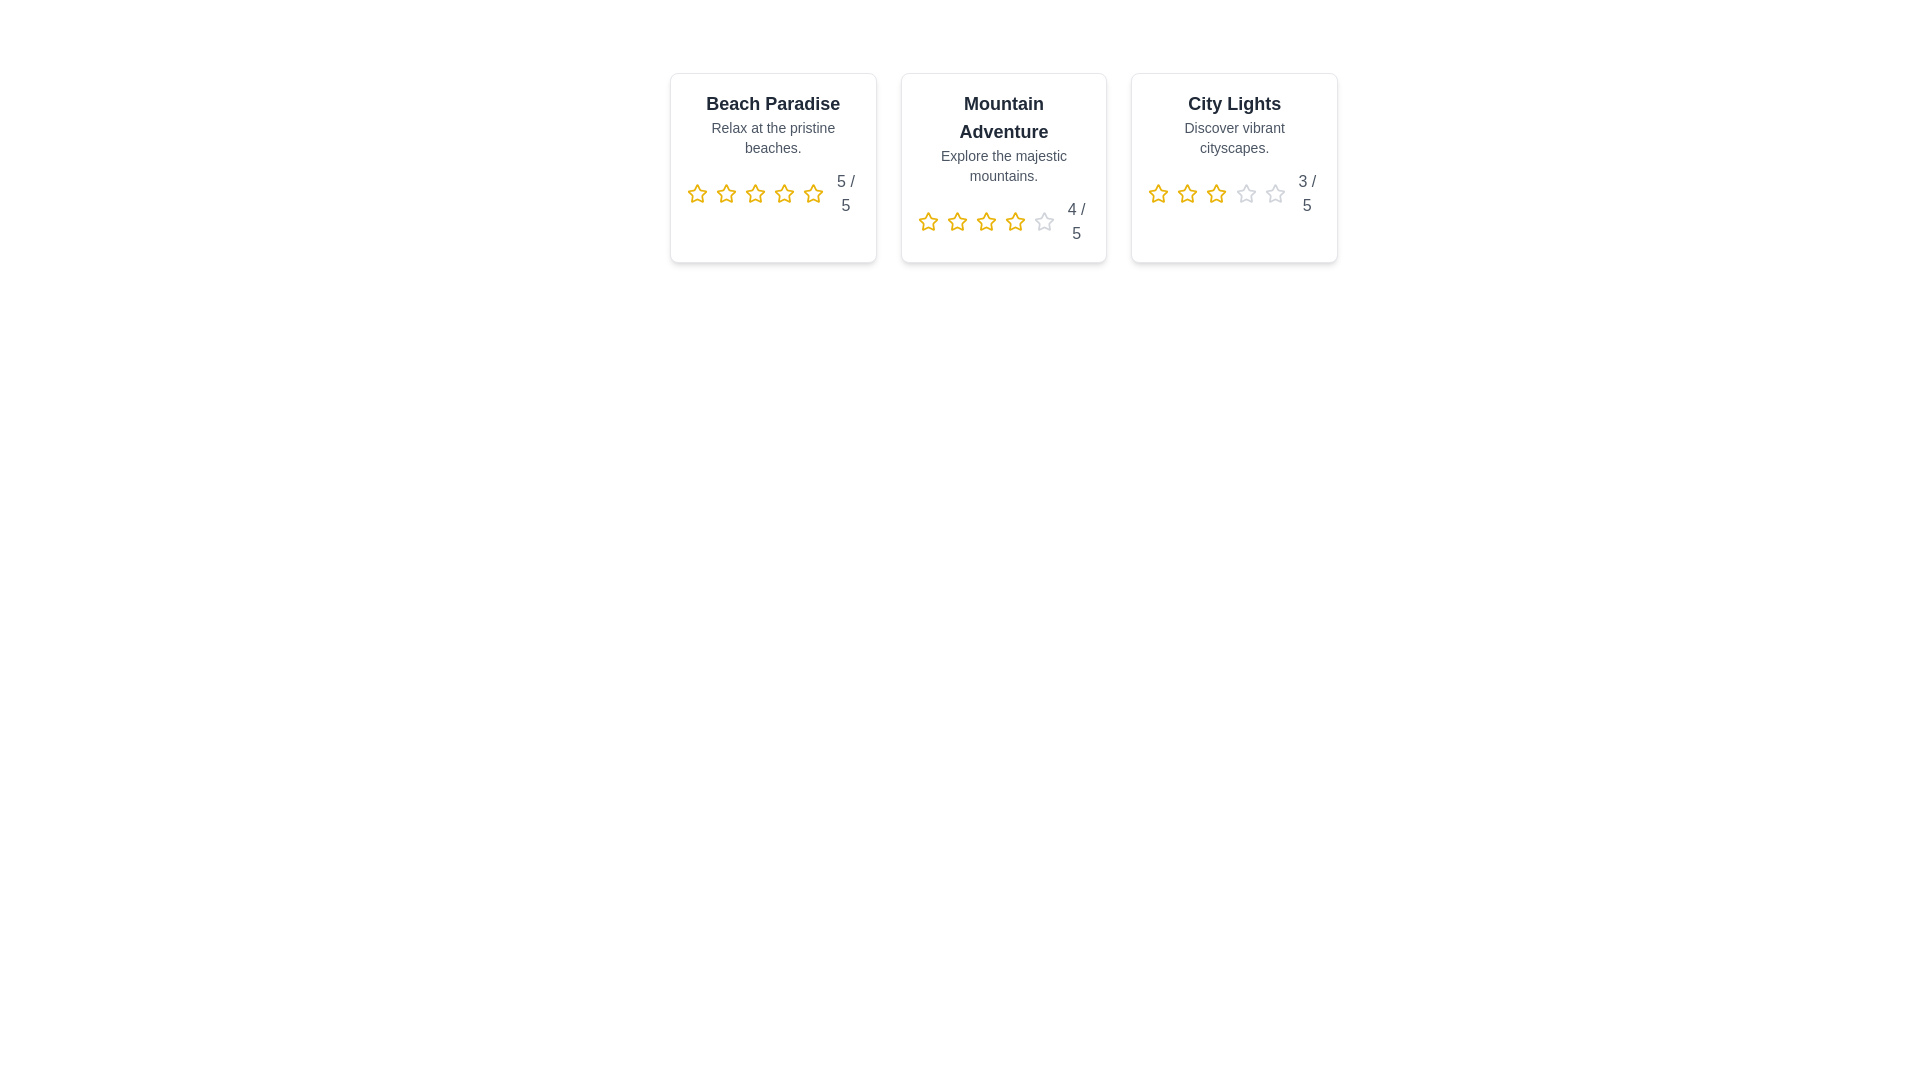  What do you see at coordinates (783, 193) in the screenshot?
I see `the rating for a destination to 4 stars by clicking on the corresponding star icon` at bounding box center [783, 193].